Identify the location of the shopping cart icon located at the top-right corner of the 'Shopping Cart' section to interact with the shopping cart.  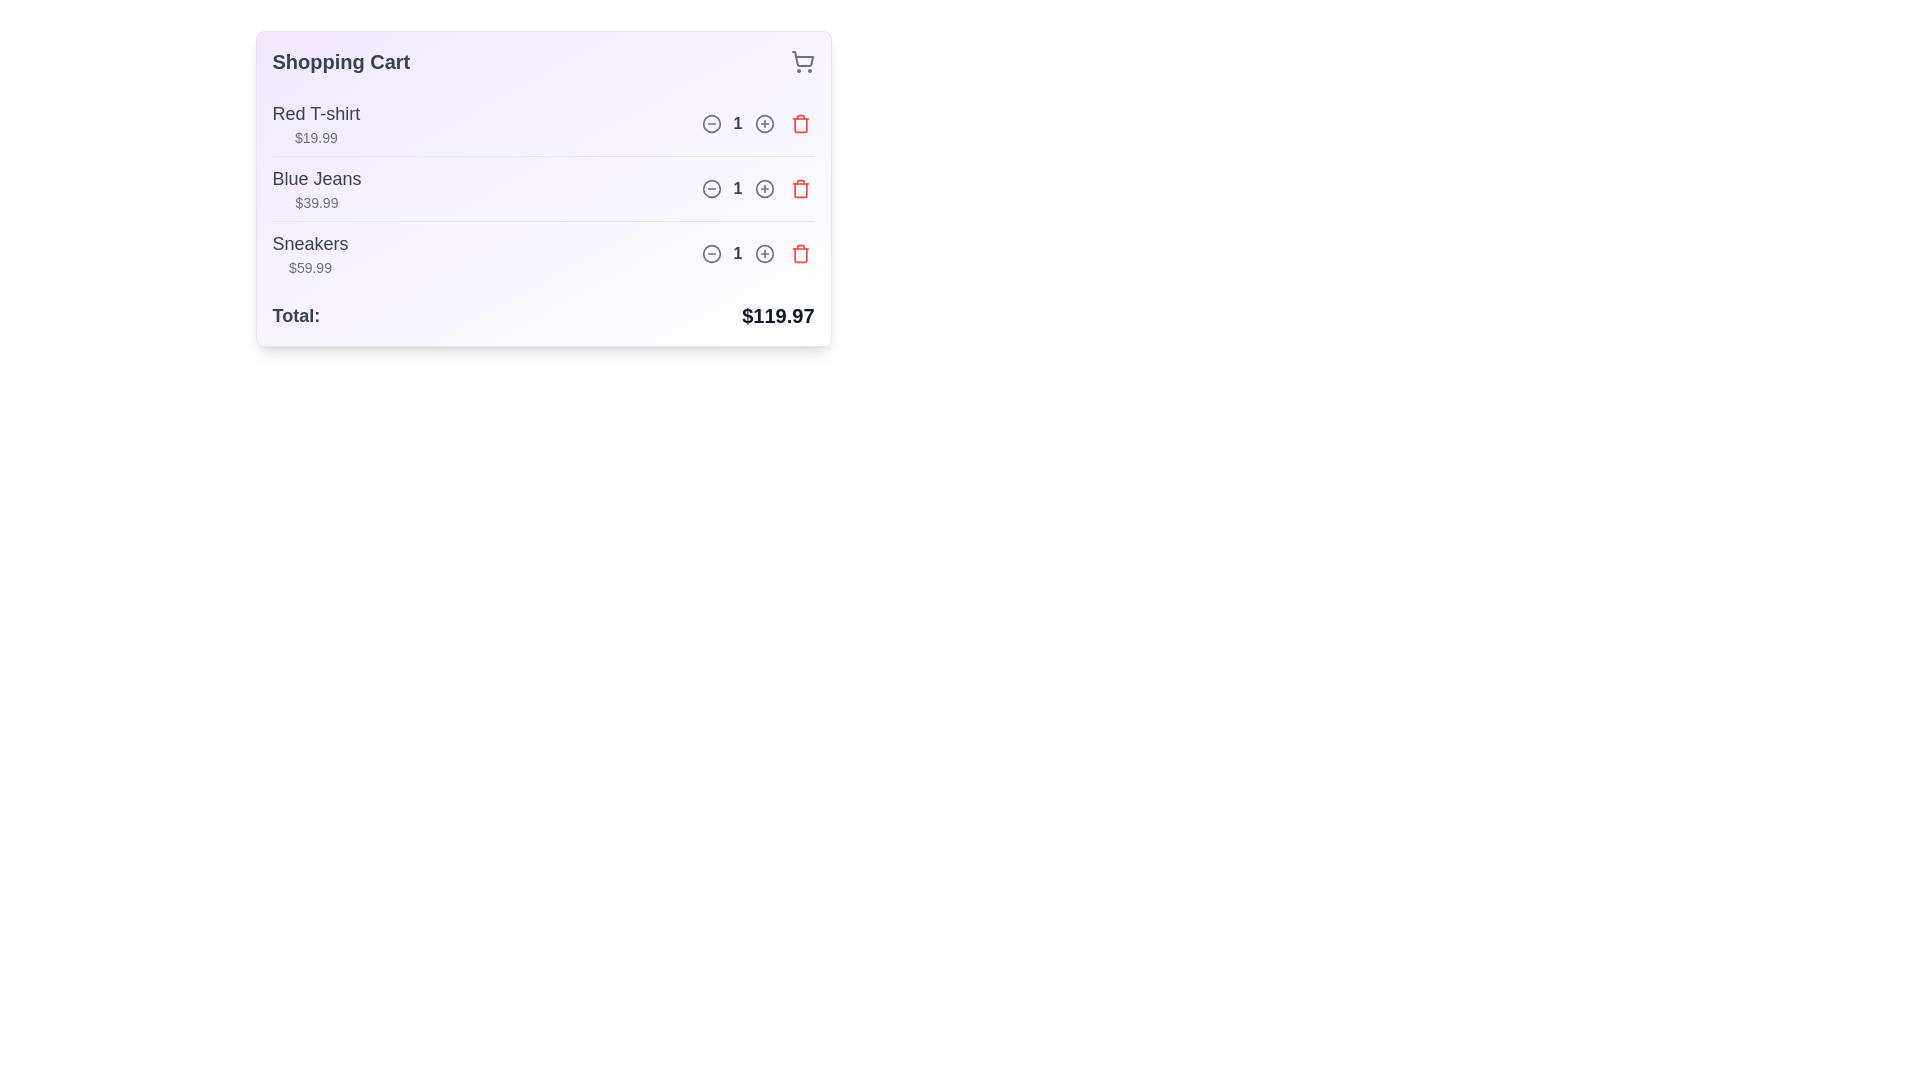
(802, 60).